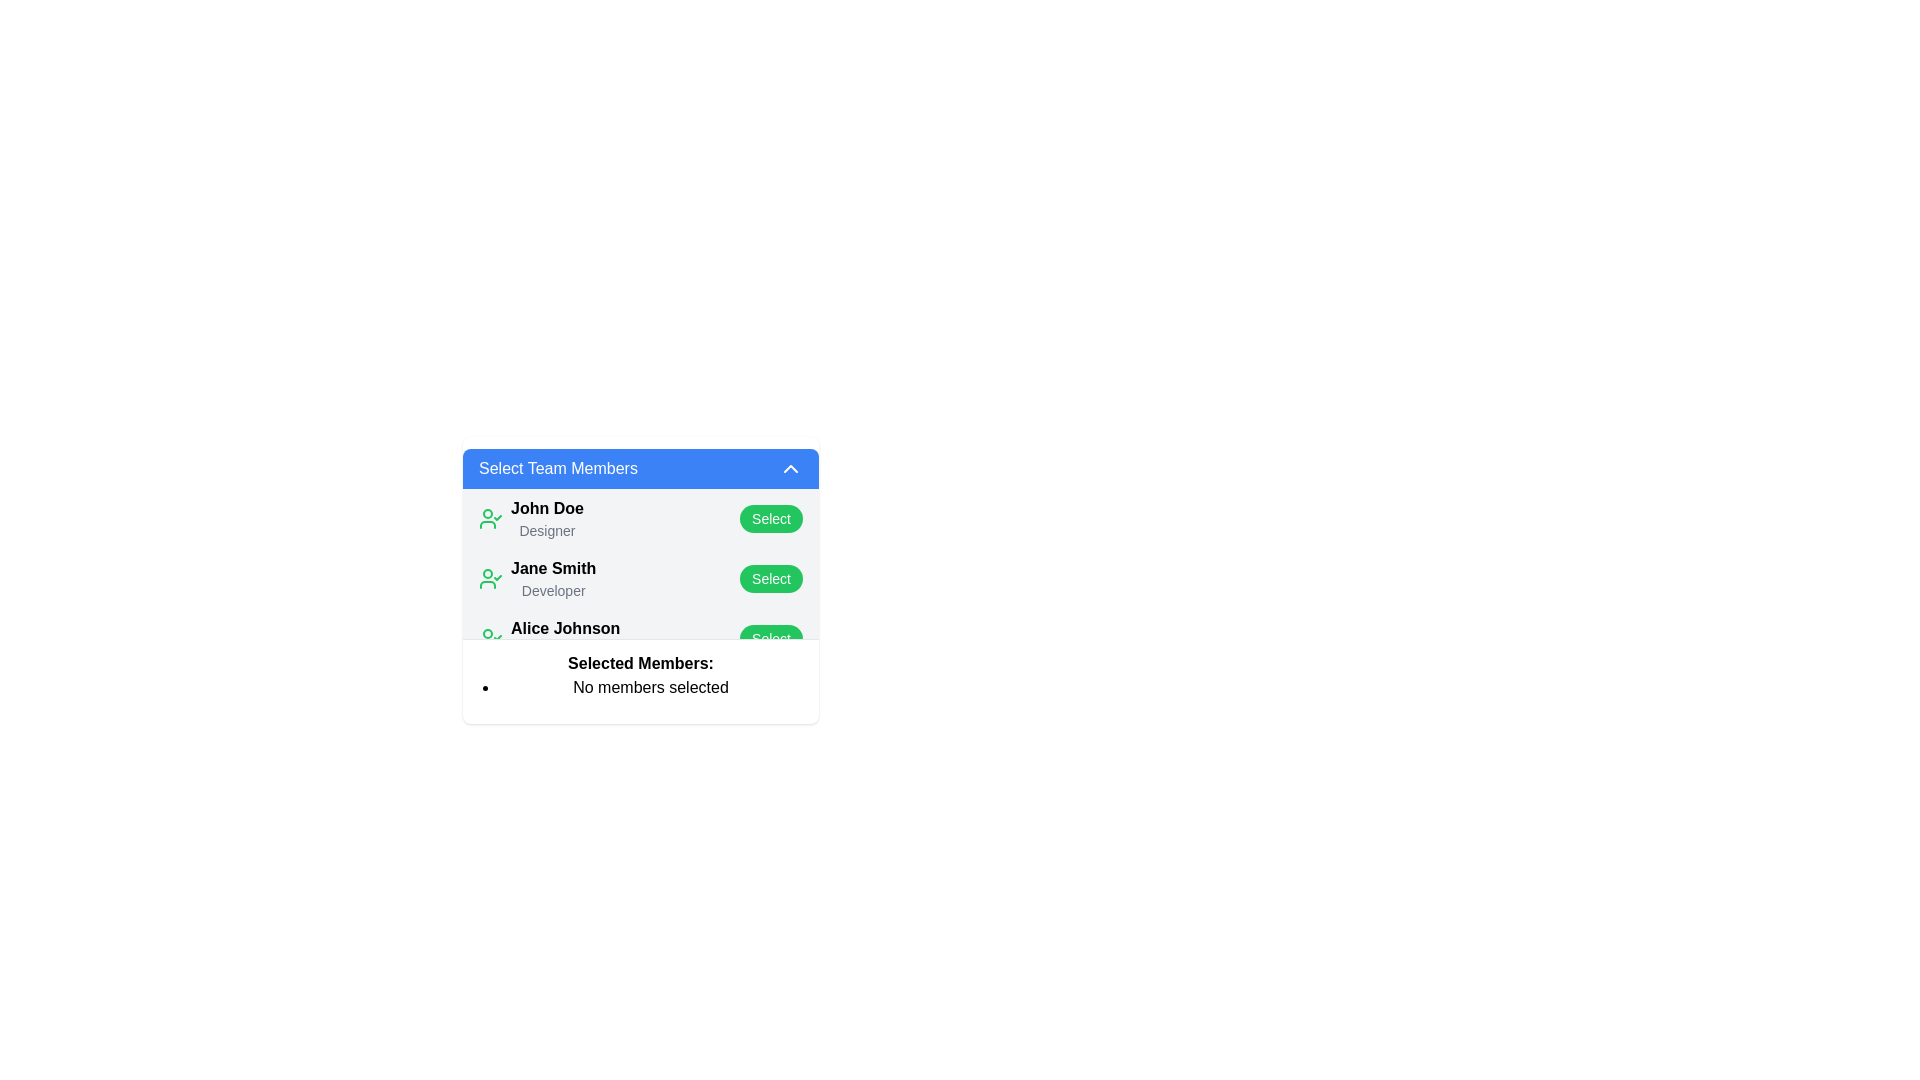 This screenshot has width=1920, height=1080. Describe the element at coordinates (531, 518) in the screenshot. I see `the text display representing a team member's name and role, located at the top of the team members list, which includes a green user icon to the left and a 'Select' button to the right` at that location.